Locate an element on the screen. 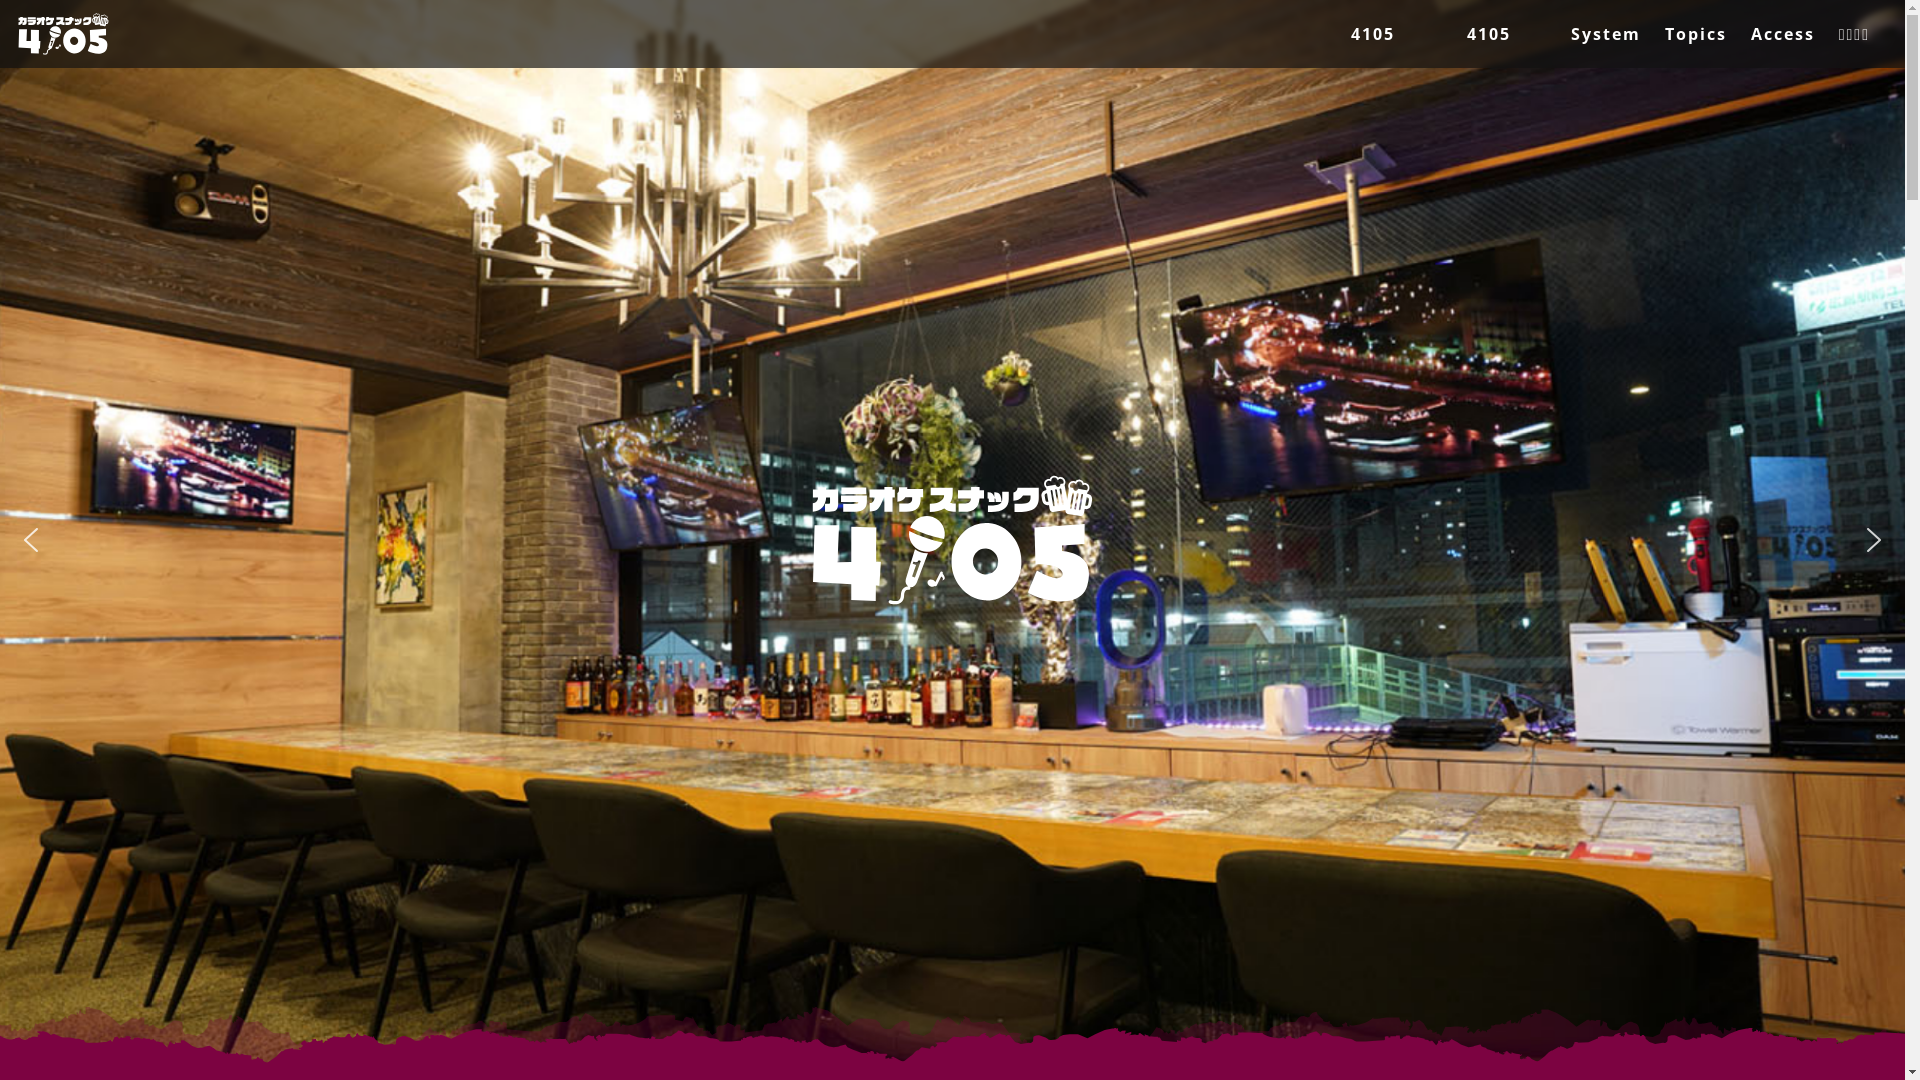 This screenshot has width=1920, height=1080. 'Topics' is located at coordinates (1694, 34).